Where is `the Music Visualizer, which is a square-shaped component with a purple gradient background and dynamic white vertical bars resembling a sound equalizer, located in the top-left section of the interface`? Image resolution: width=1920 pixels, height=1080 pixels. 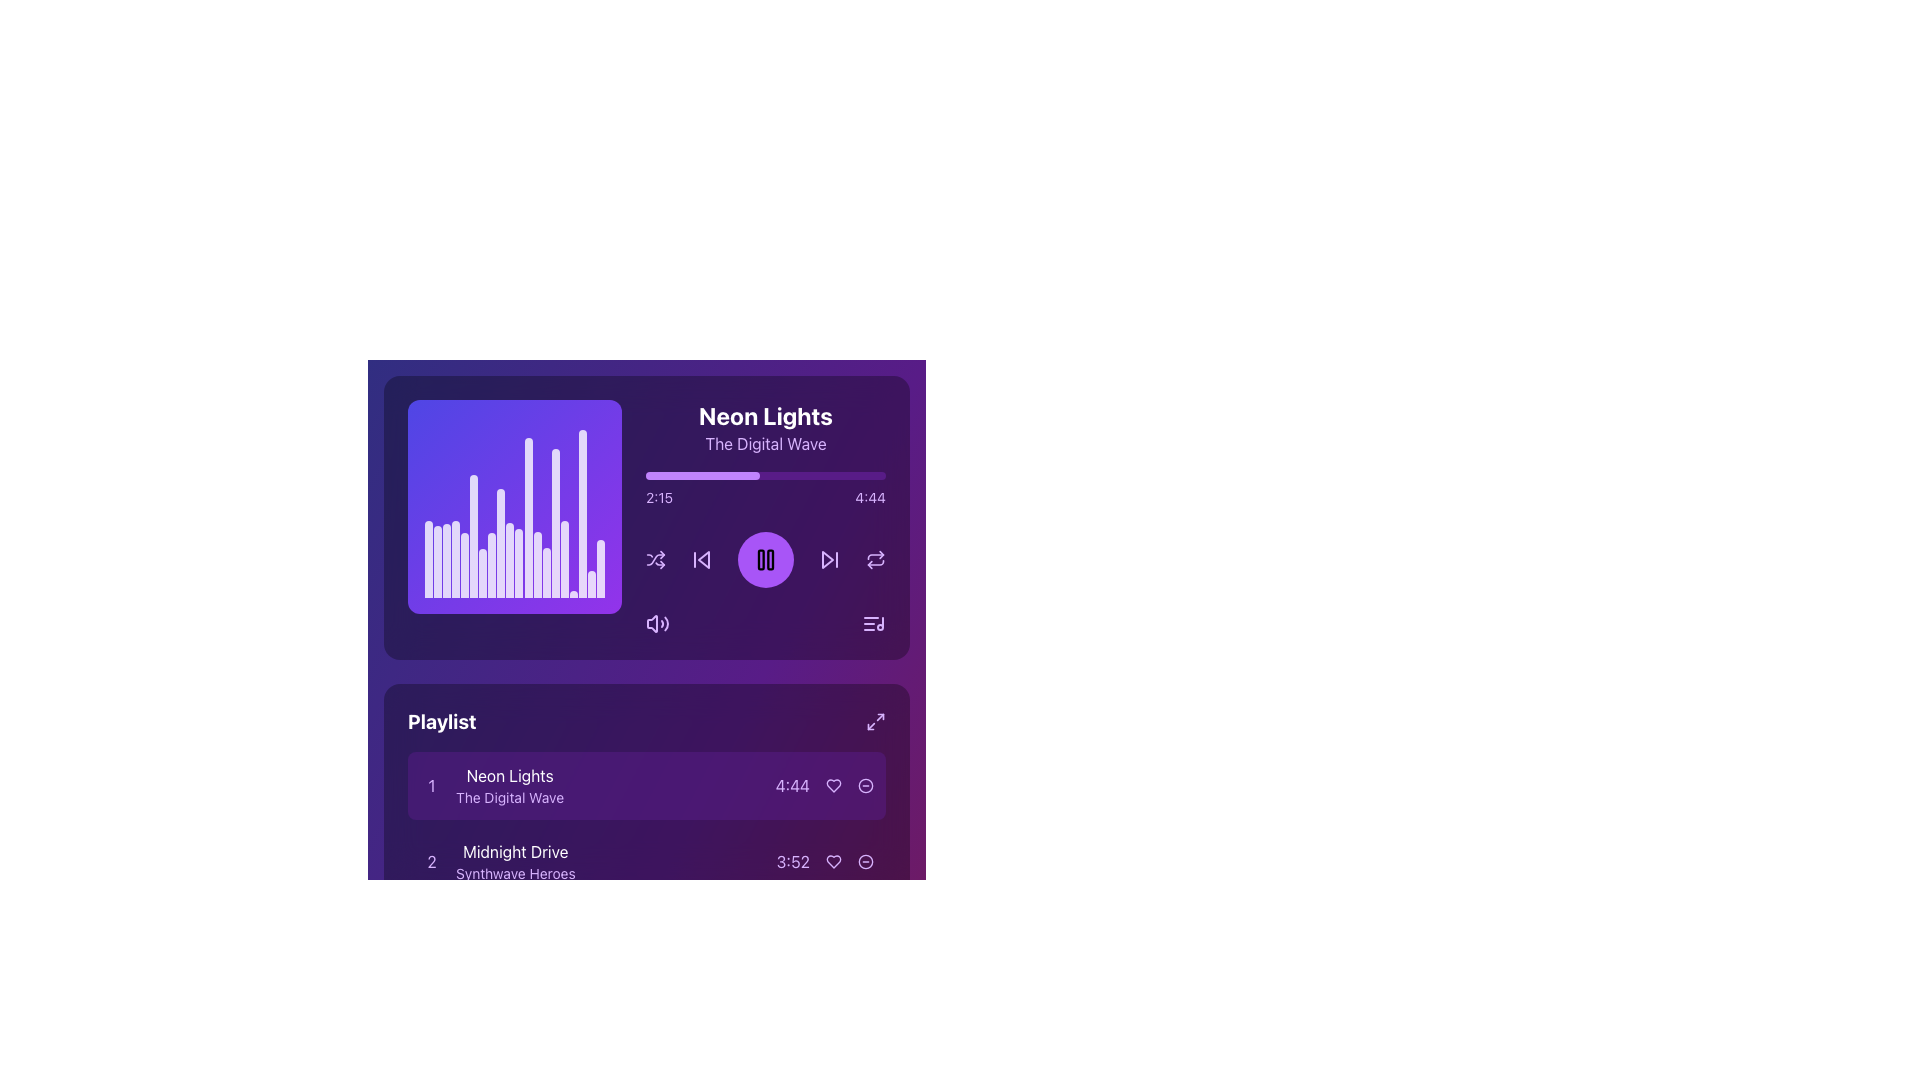 the Music Visualizer, which is a square-shaped component with a purple gradient background and dynamic white vertical bars resembling a sound equalizer, located in the top-left section of the interface is located at coordinates (514, 516).